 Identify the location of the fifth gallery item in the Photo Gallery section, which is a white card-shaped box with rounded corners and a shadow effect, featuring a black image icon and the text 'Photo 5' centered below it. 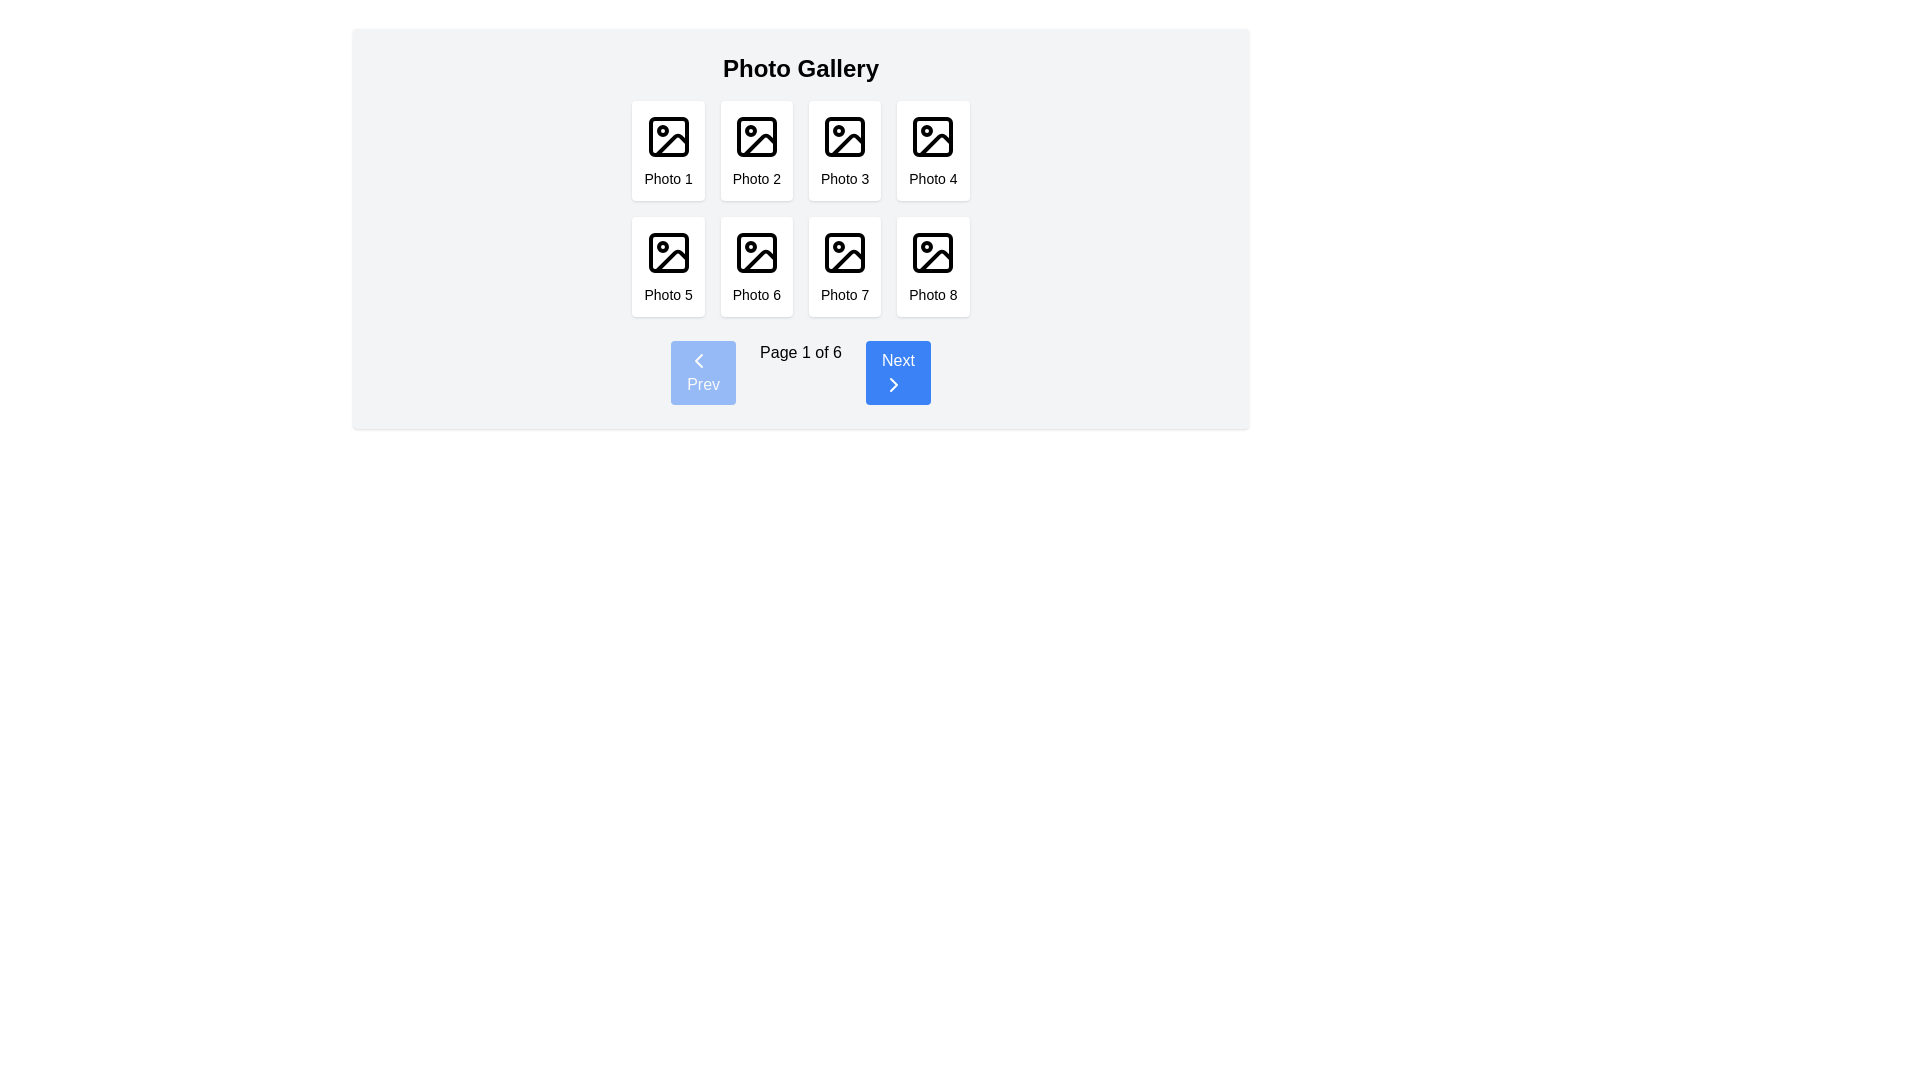
(668, 265).